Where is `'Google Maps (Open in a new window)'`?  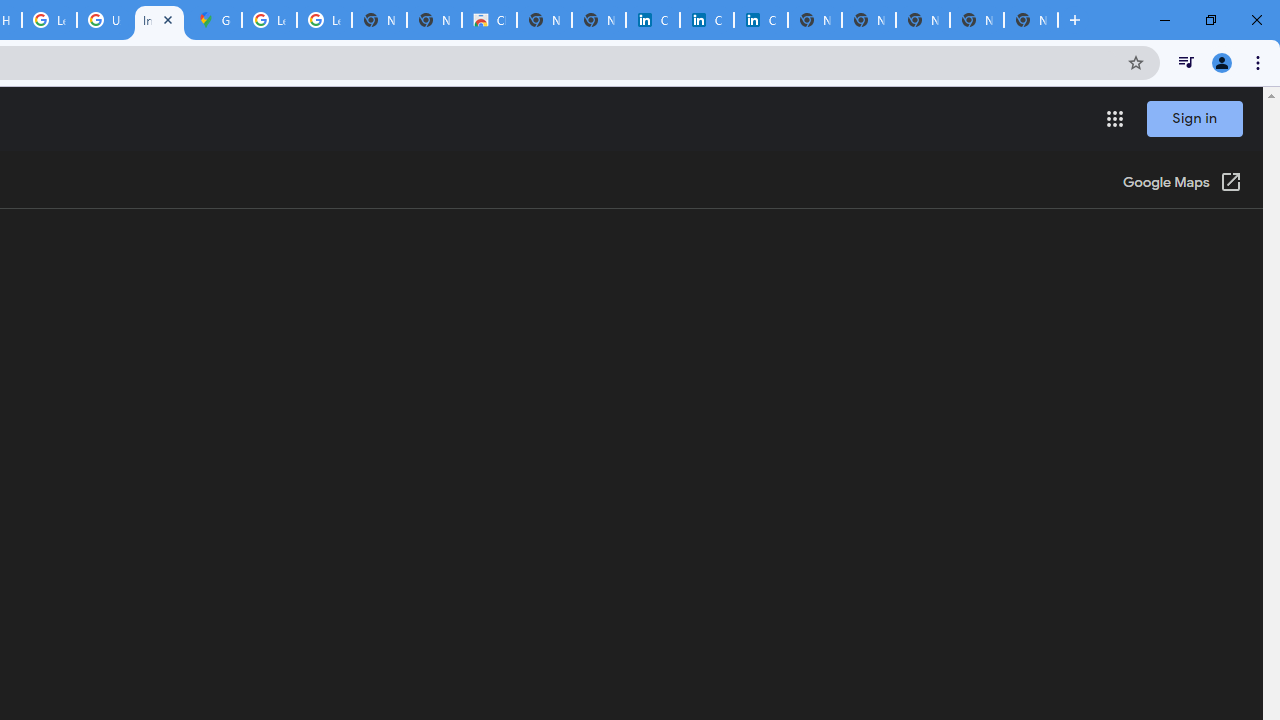 'Google Maps (Open in a new window)' is located at coordinates (1182, 183).